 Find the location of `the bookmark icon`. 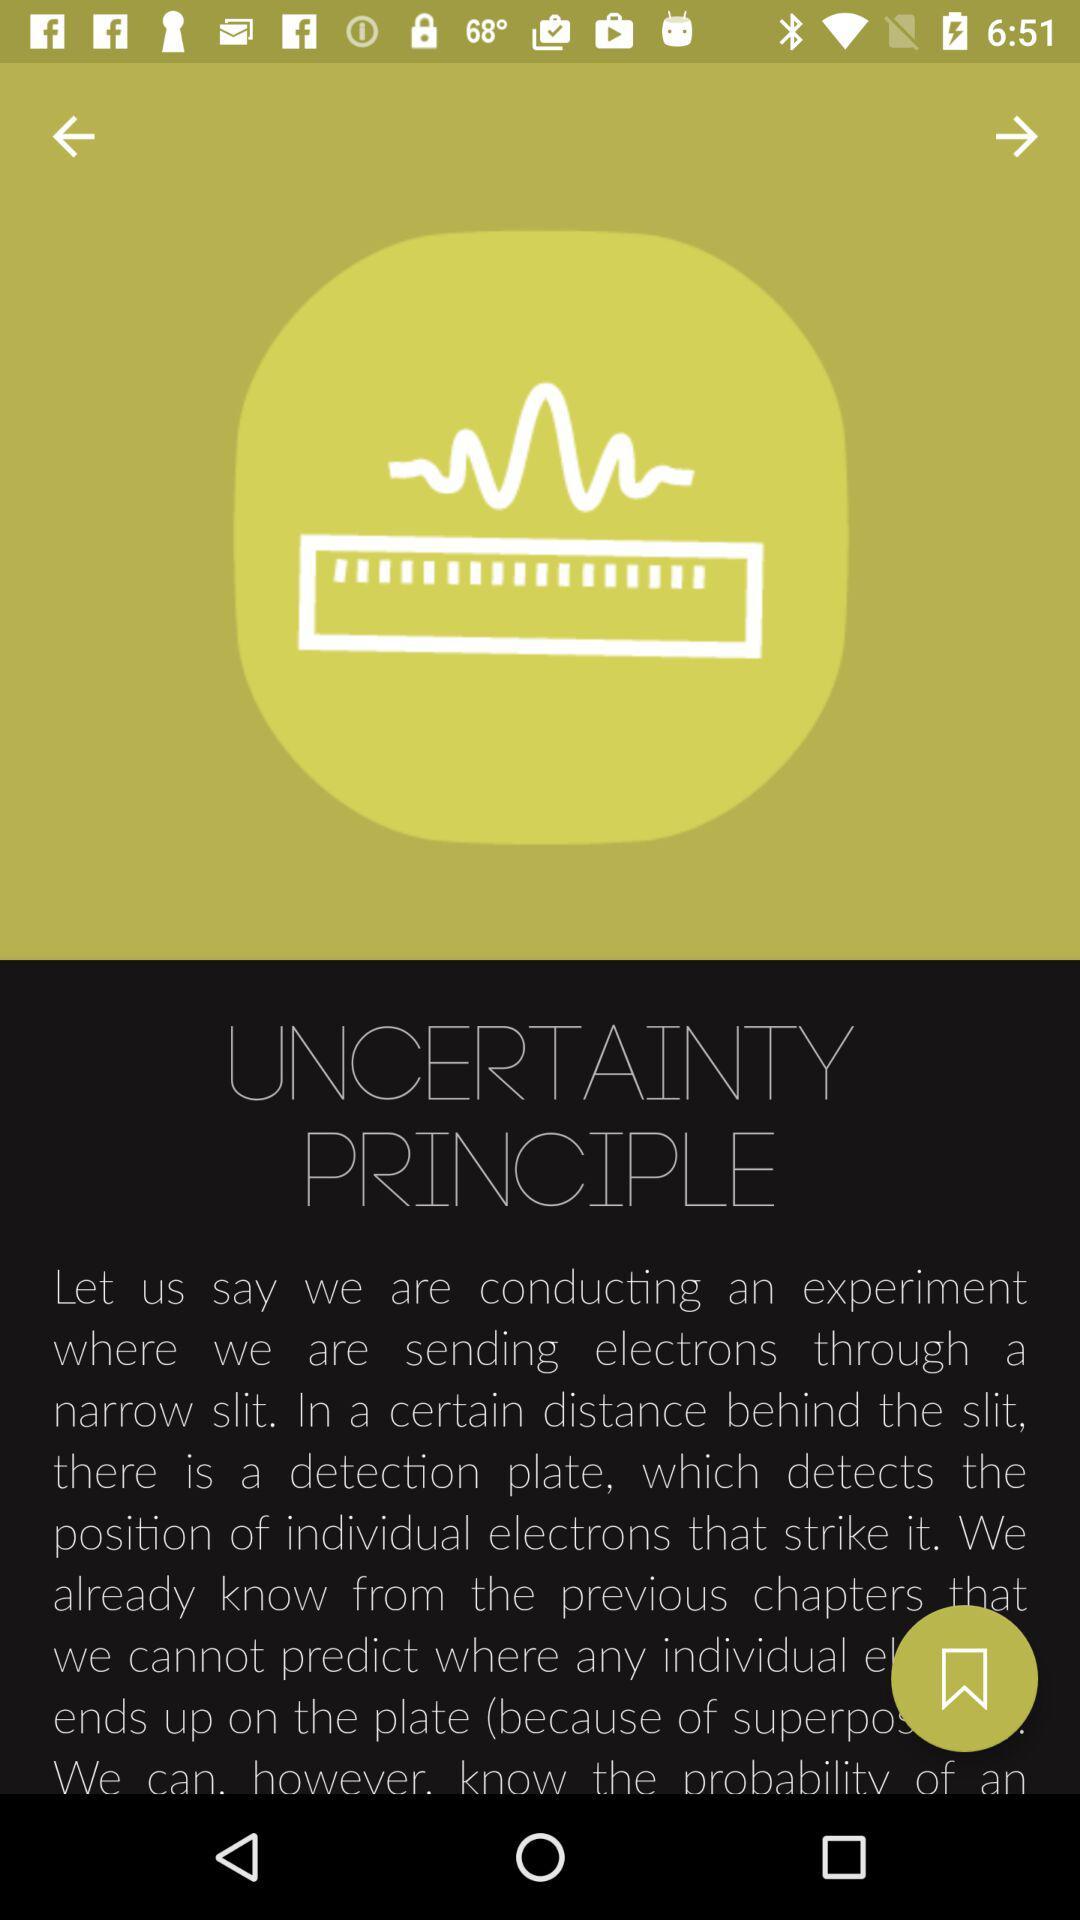

the bookmark icon is located at coordinates (963, 1678).